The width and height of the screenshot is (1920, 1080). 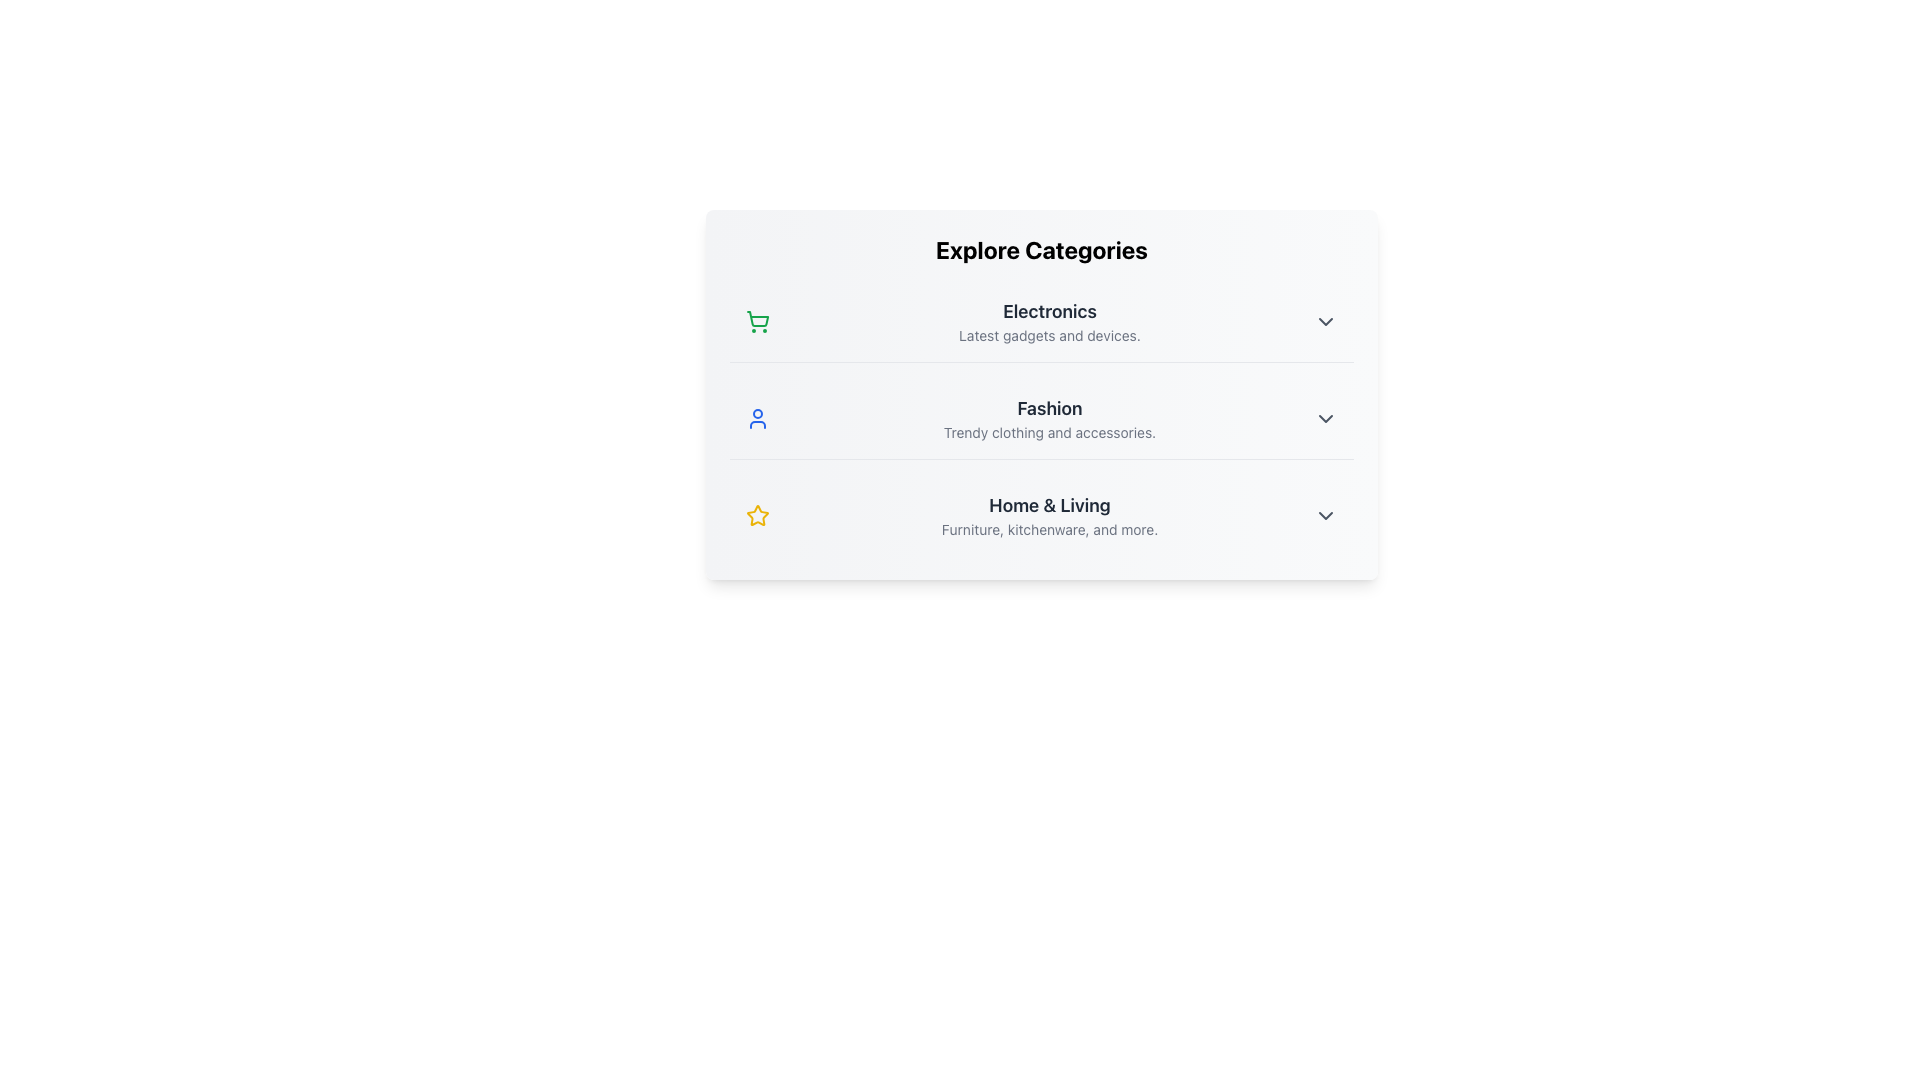 I want to click on the text label stating 'Furniture, kitchenware, and more.' which is styled in light gray and appears beneath the bold heading 'Home & Living', so click(x=1049, y=528).